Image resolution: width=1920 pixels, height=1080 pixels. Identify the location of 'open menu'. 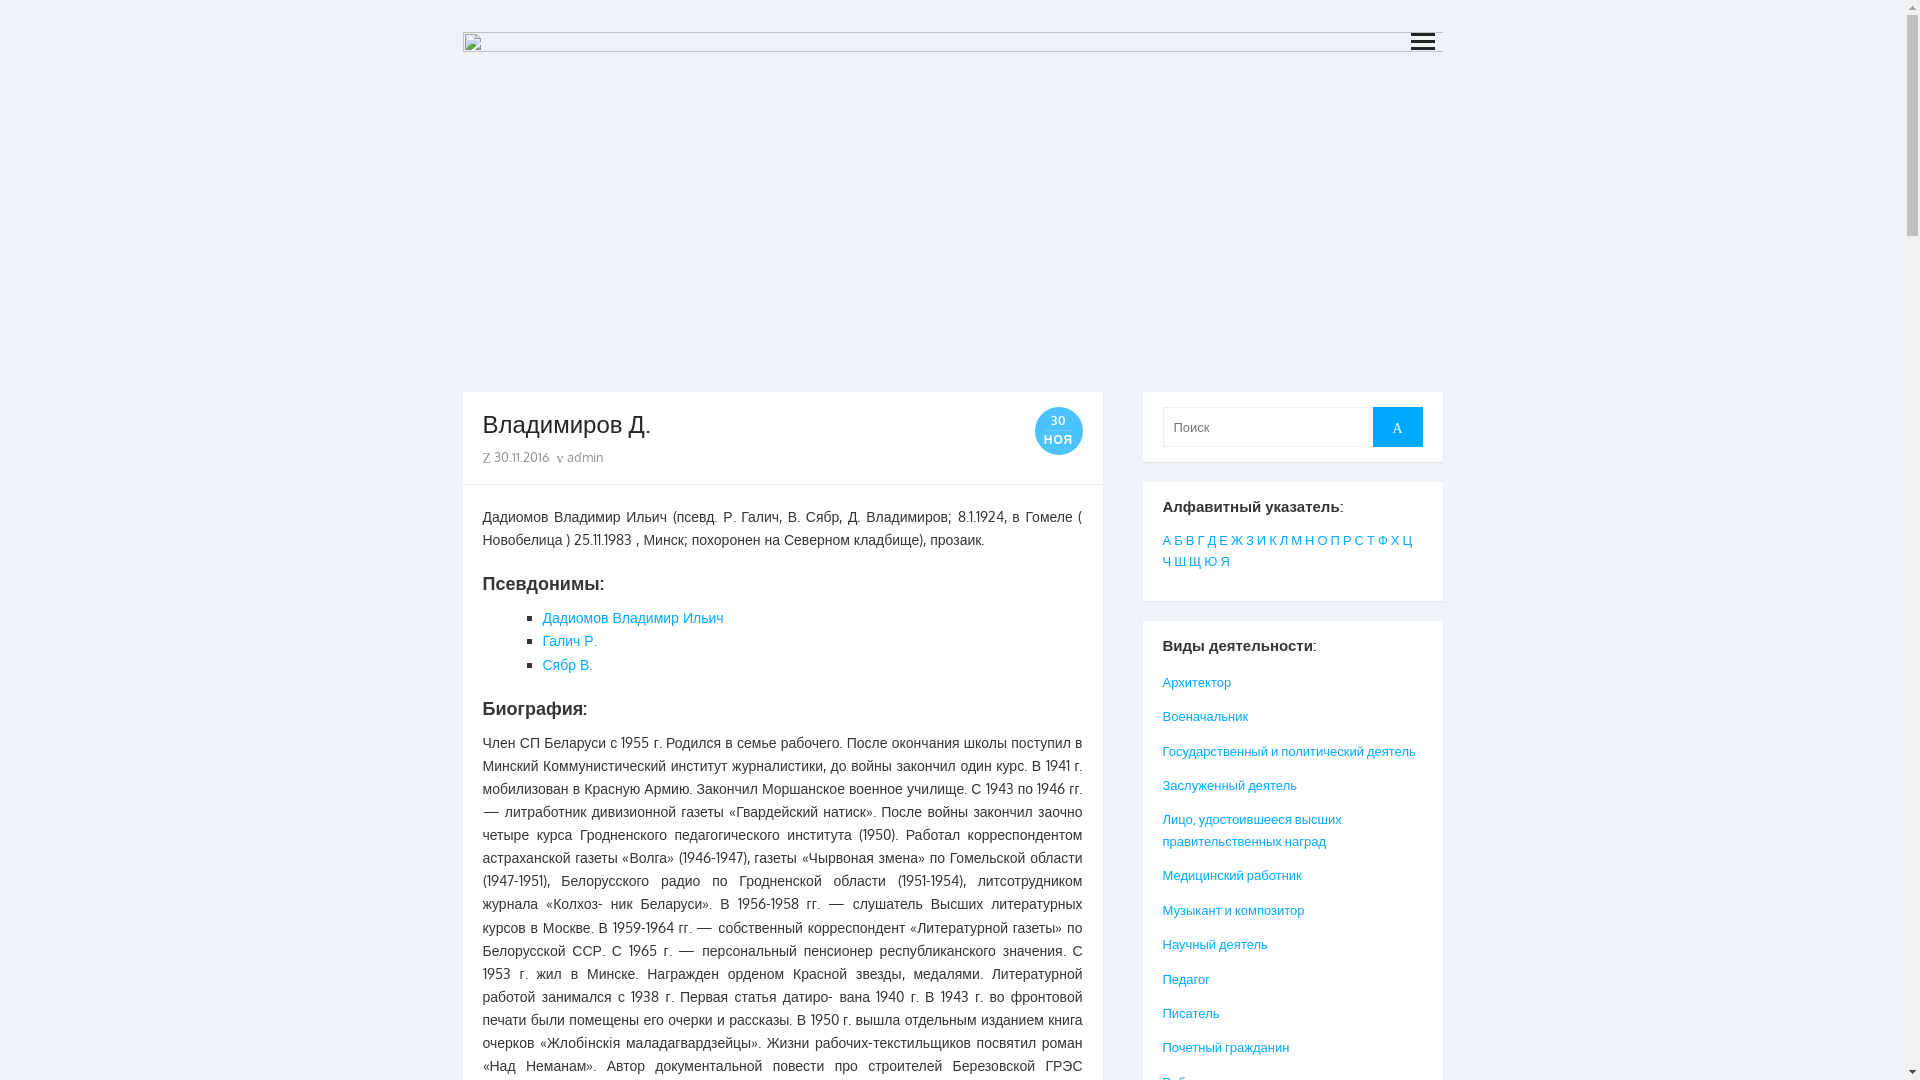
(1420, 39).